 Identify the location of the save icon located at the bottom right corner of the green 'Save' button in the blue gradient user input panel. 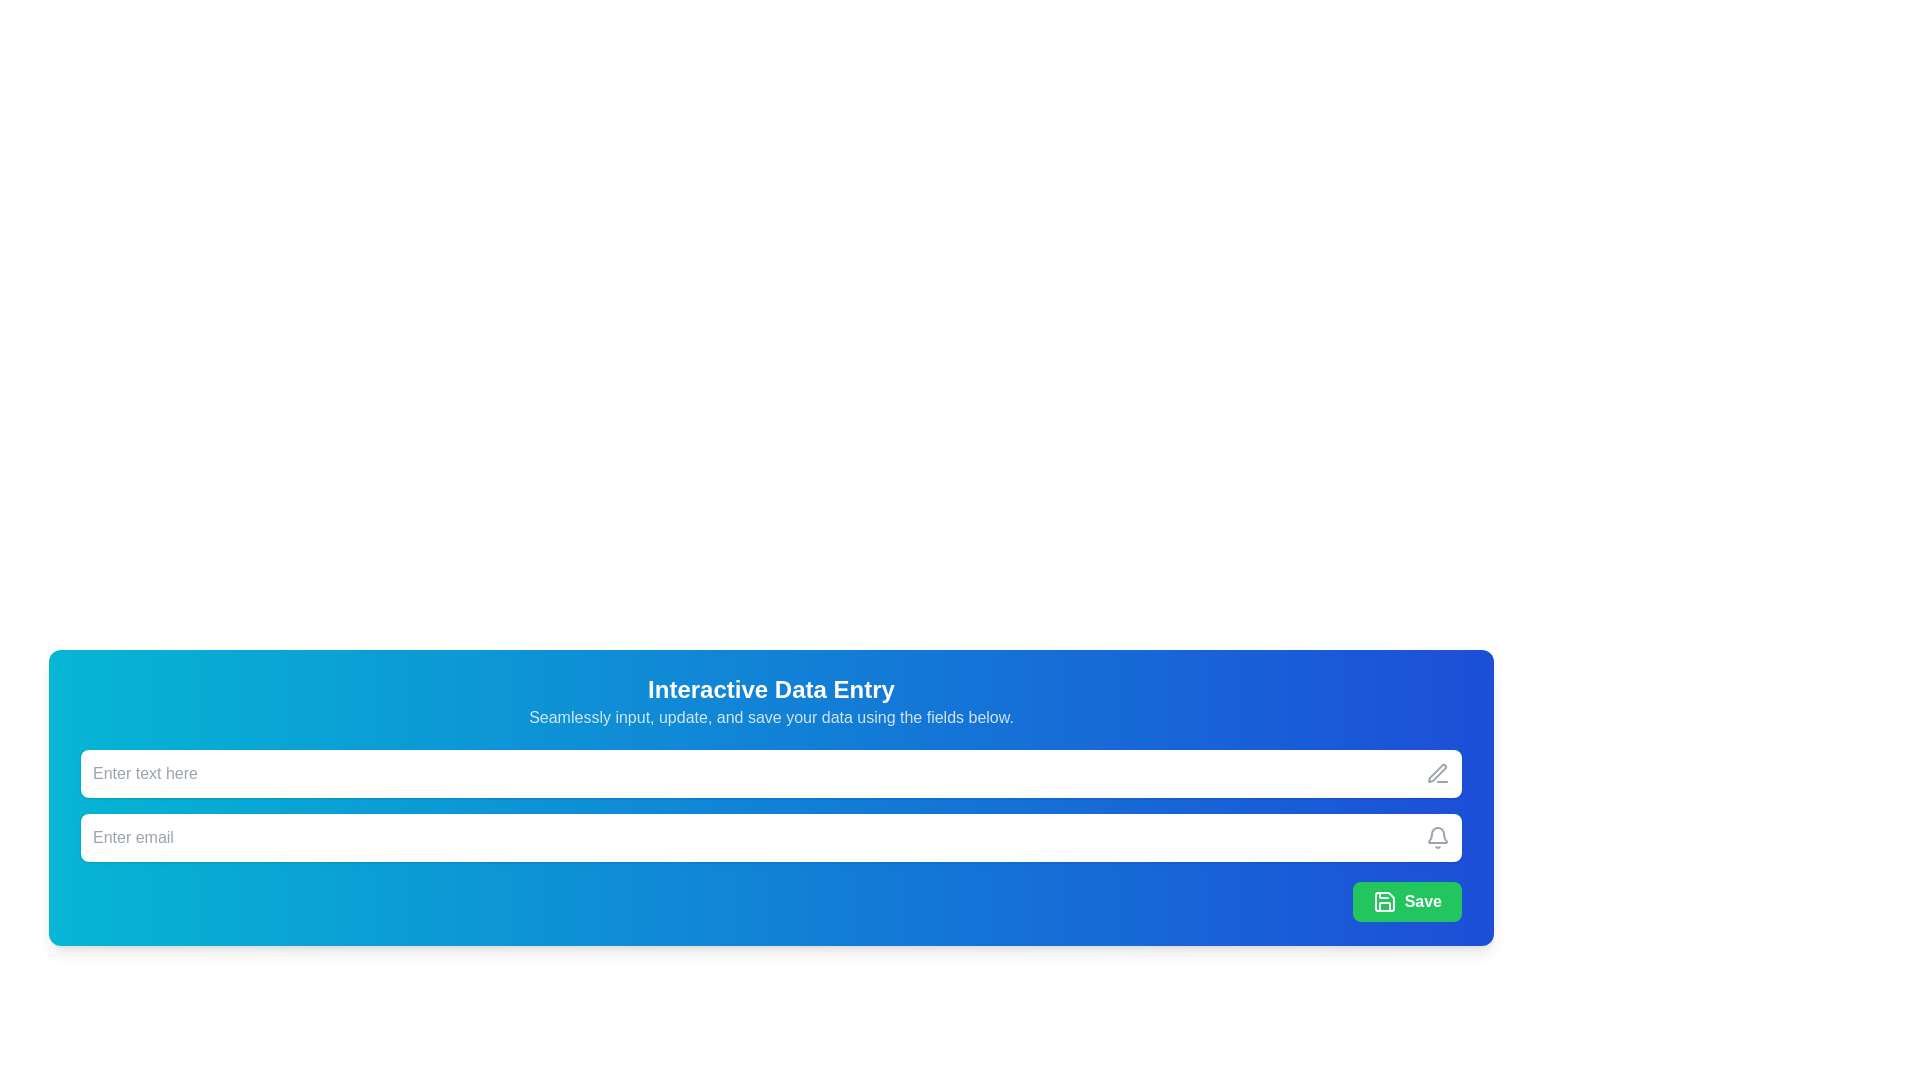
(1383, 902).